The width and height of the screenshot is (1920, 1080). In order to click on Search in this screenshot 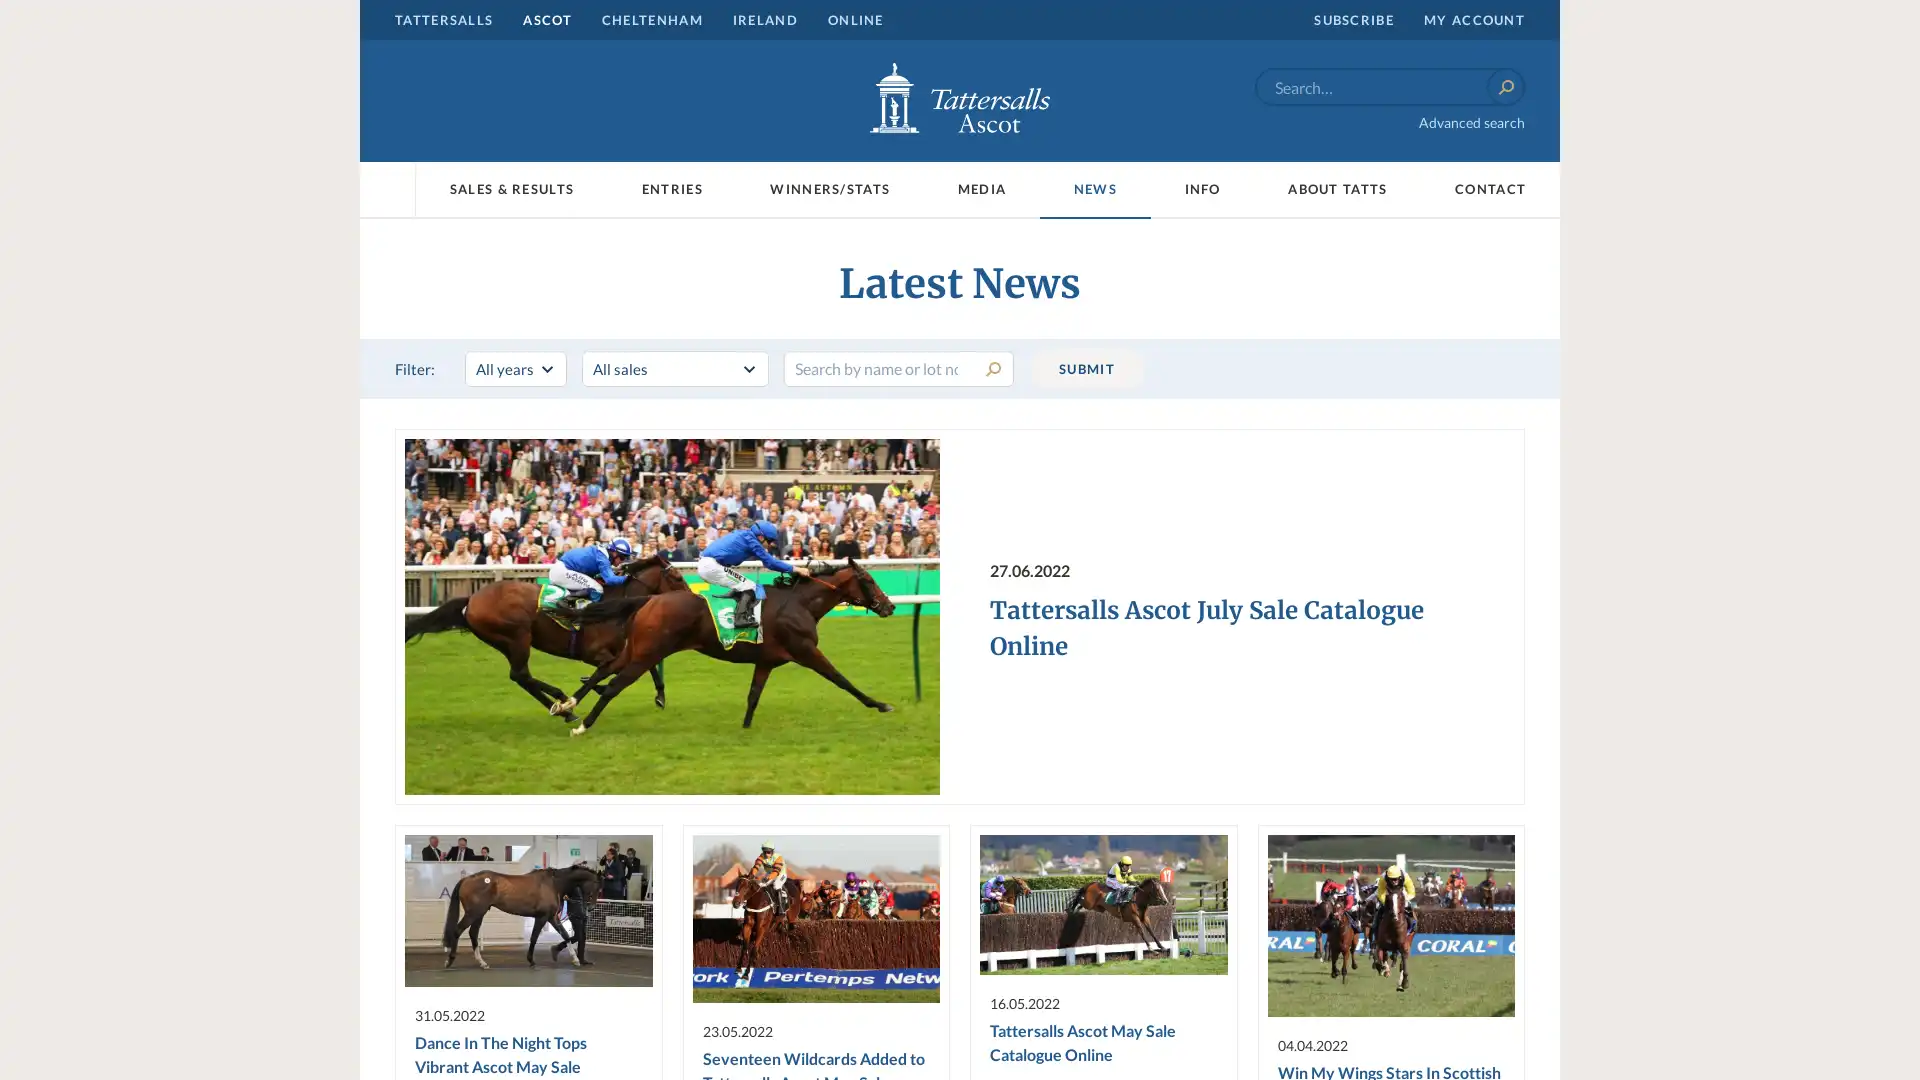, I will do `click(1506, 86)`.